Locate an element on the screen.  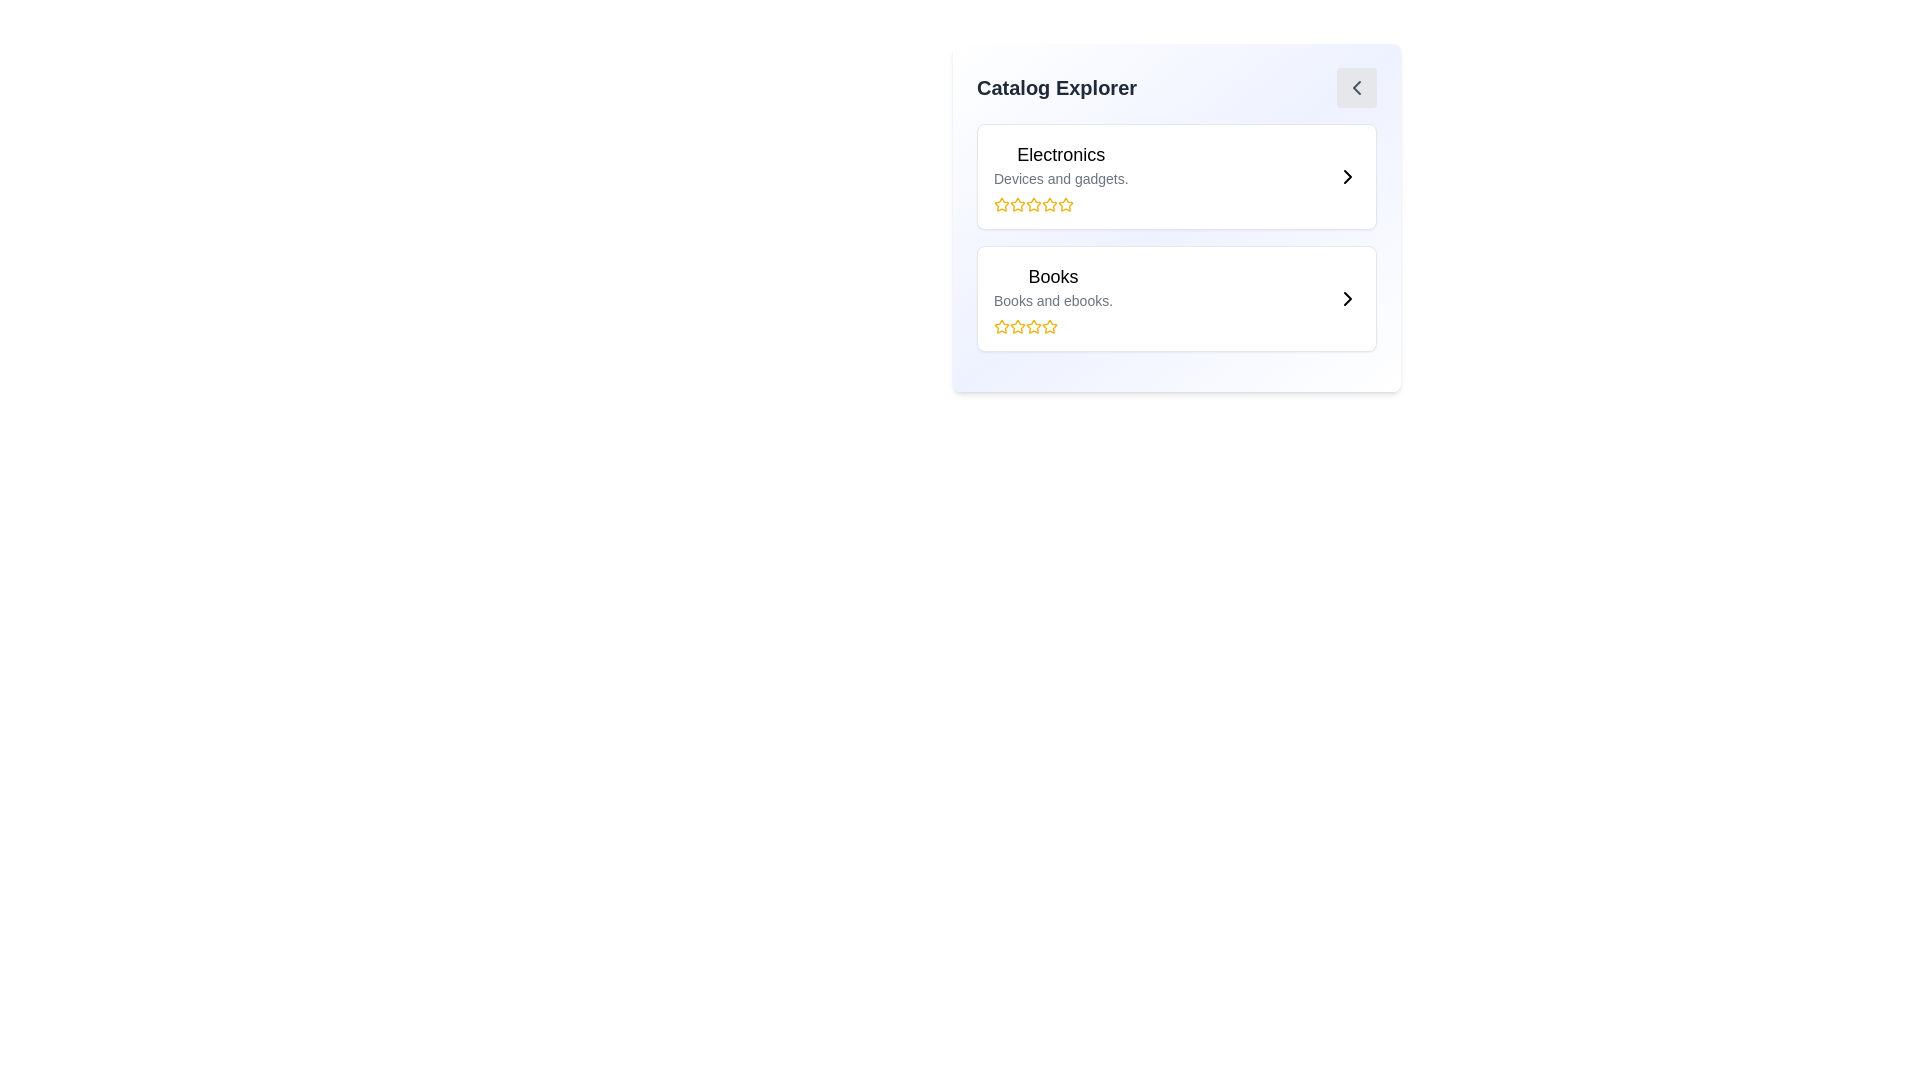
the second star icon representing a 2-star rating in the 5-star rating system is located at coordinates (1017, 204).